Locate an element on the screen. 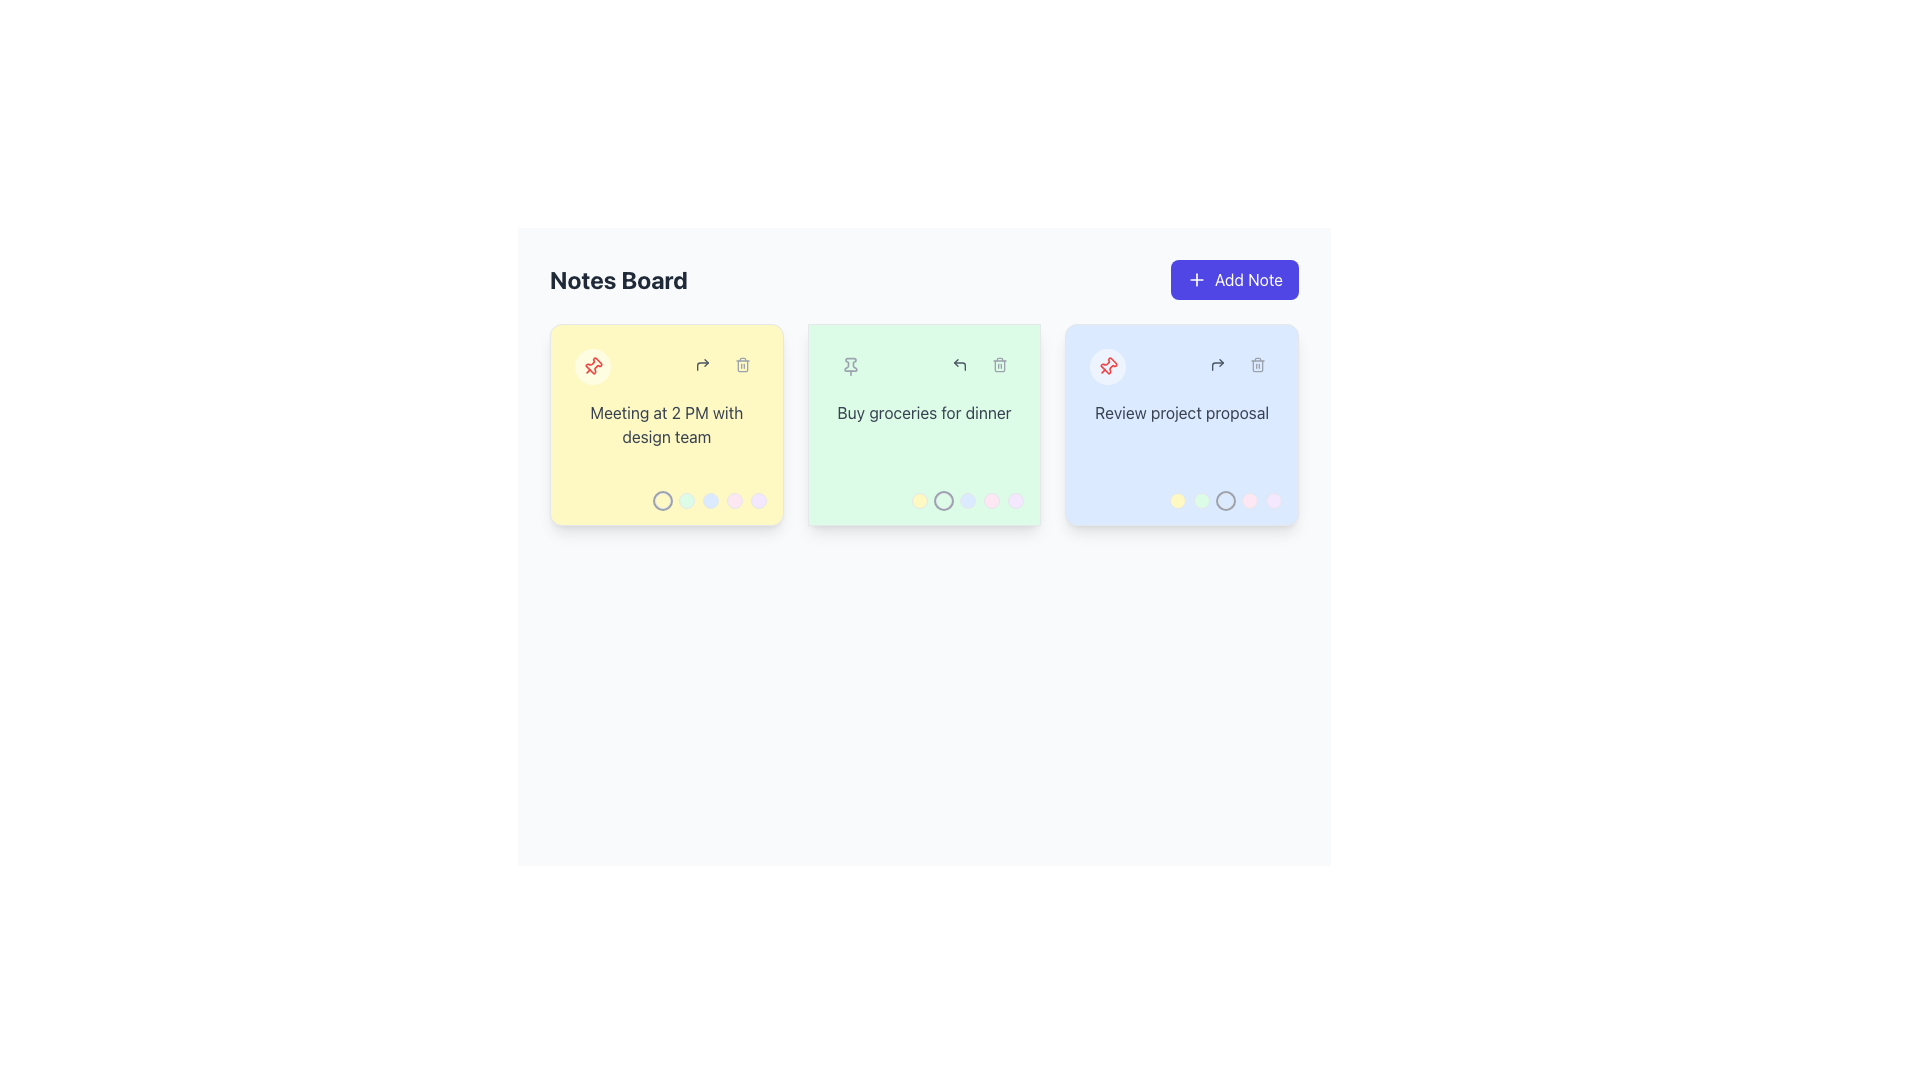 The image size is (1920, 1080). the fourth circular button located at the bottom-right corner of the green card is located at coordinates (992, 500).